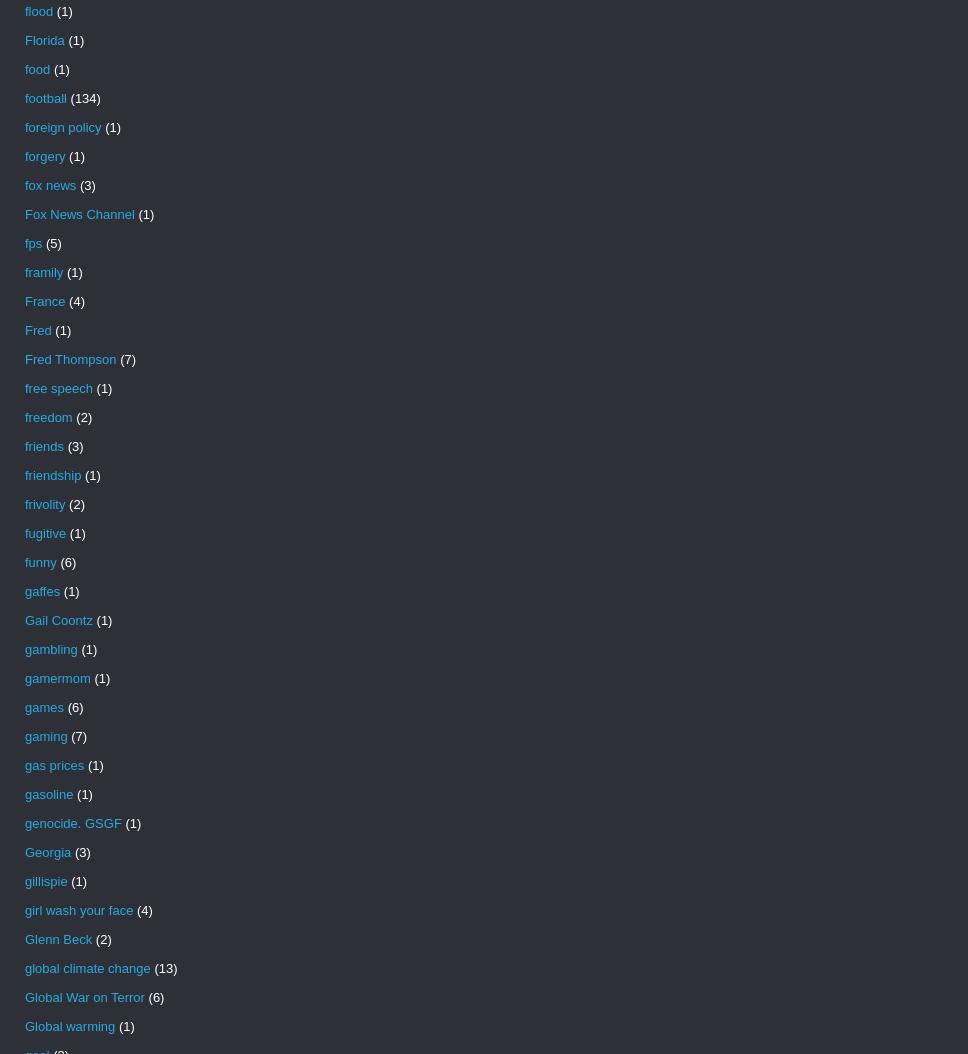  What do you see at coordinates (47, 416) in the screenshot?
I see `'freedom'` at bounding box center [47, 416].